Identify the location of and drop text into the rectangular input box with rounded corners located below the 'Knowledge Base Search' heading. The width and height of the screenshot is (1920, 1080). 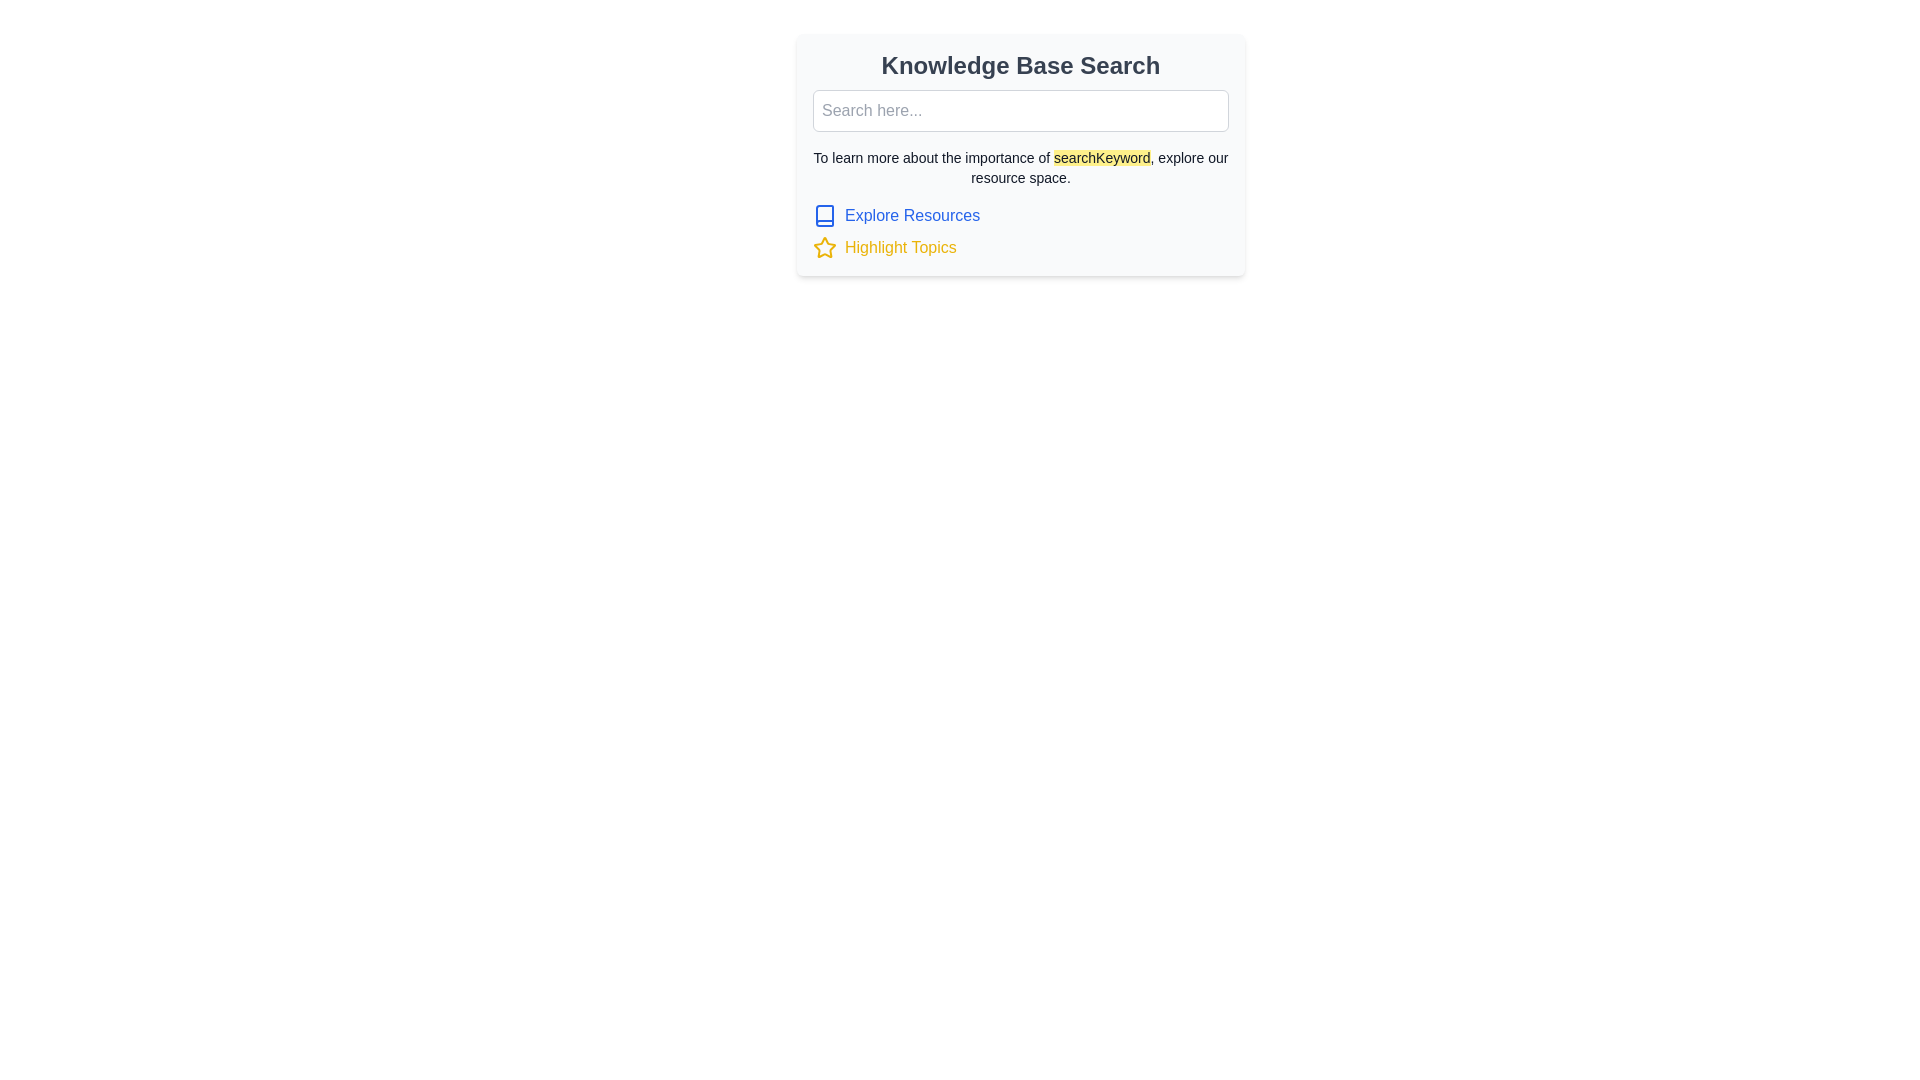
(1021, 111).